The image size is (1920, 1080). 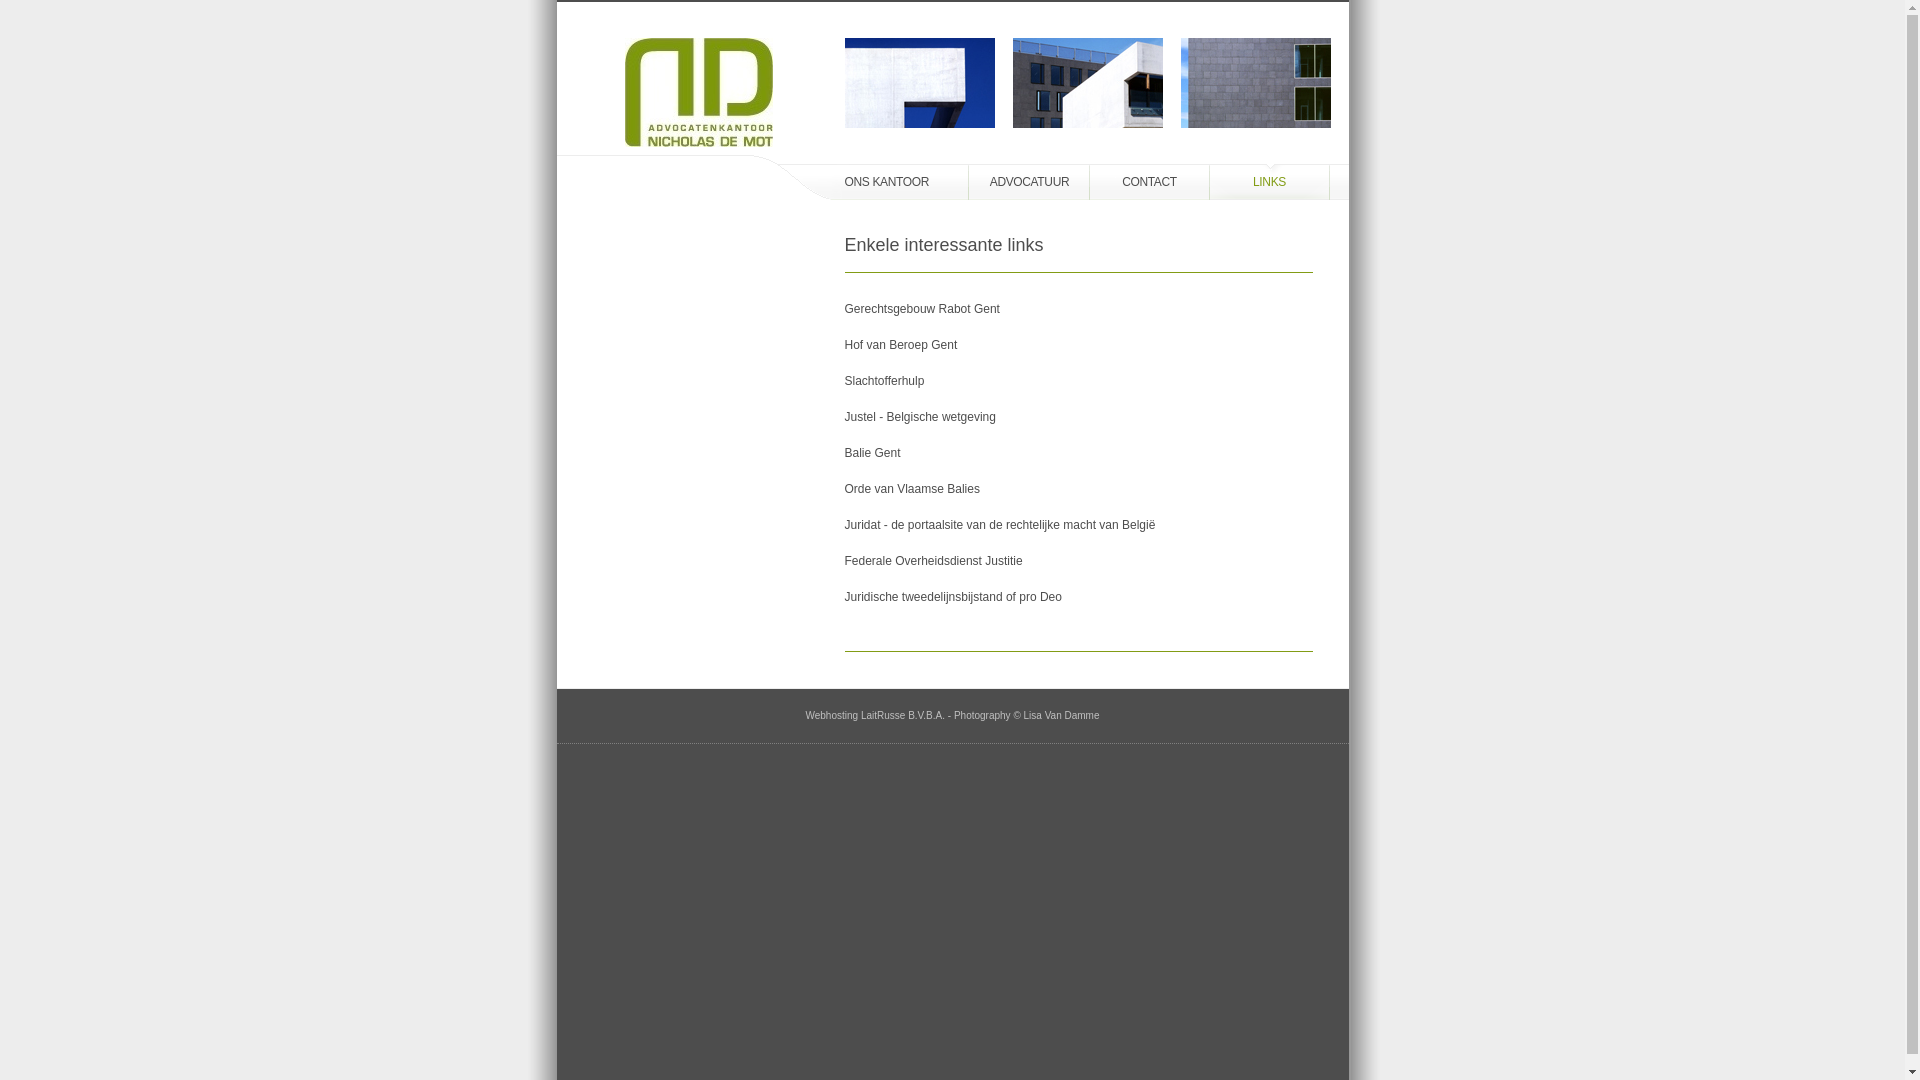 What do you see at coordinates (1269, 181) in the screenshot?
I see `'LINKS'` at bounding box center [1269, 181].